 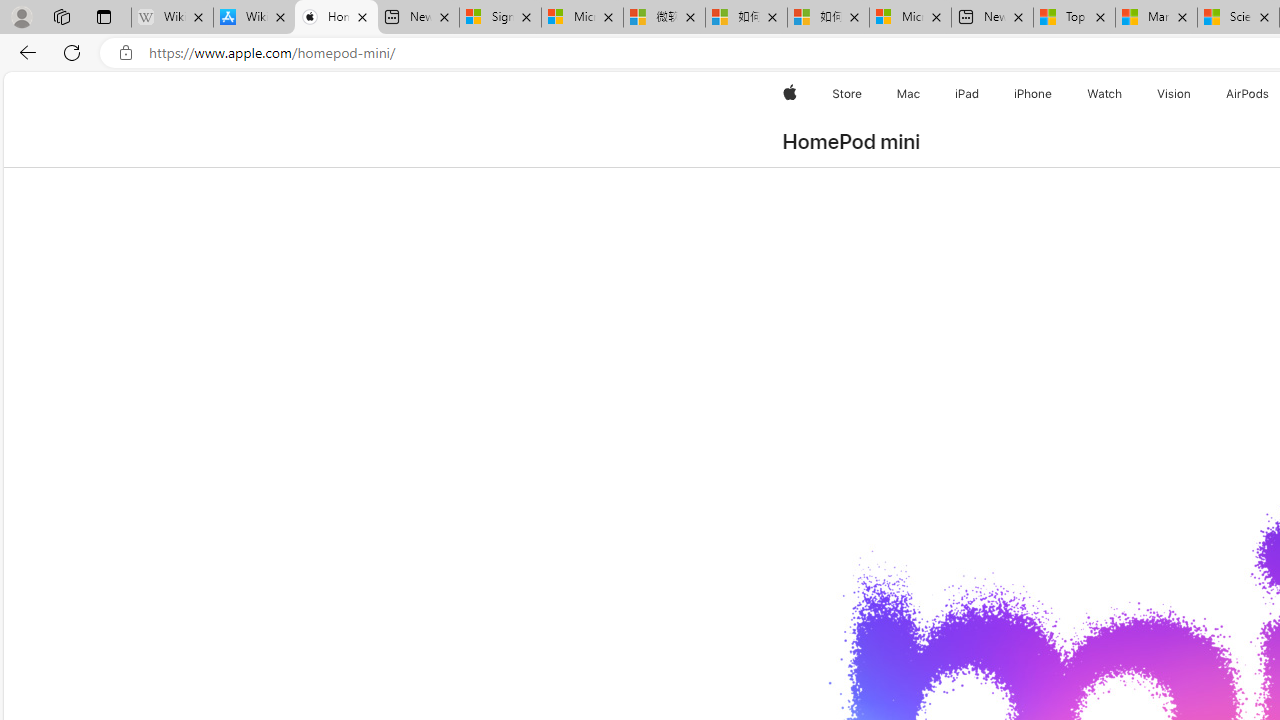 What do you see at coordinates (788, 93) in the screenshot?
I see `'Apple'` at bounding box center [788, 93].